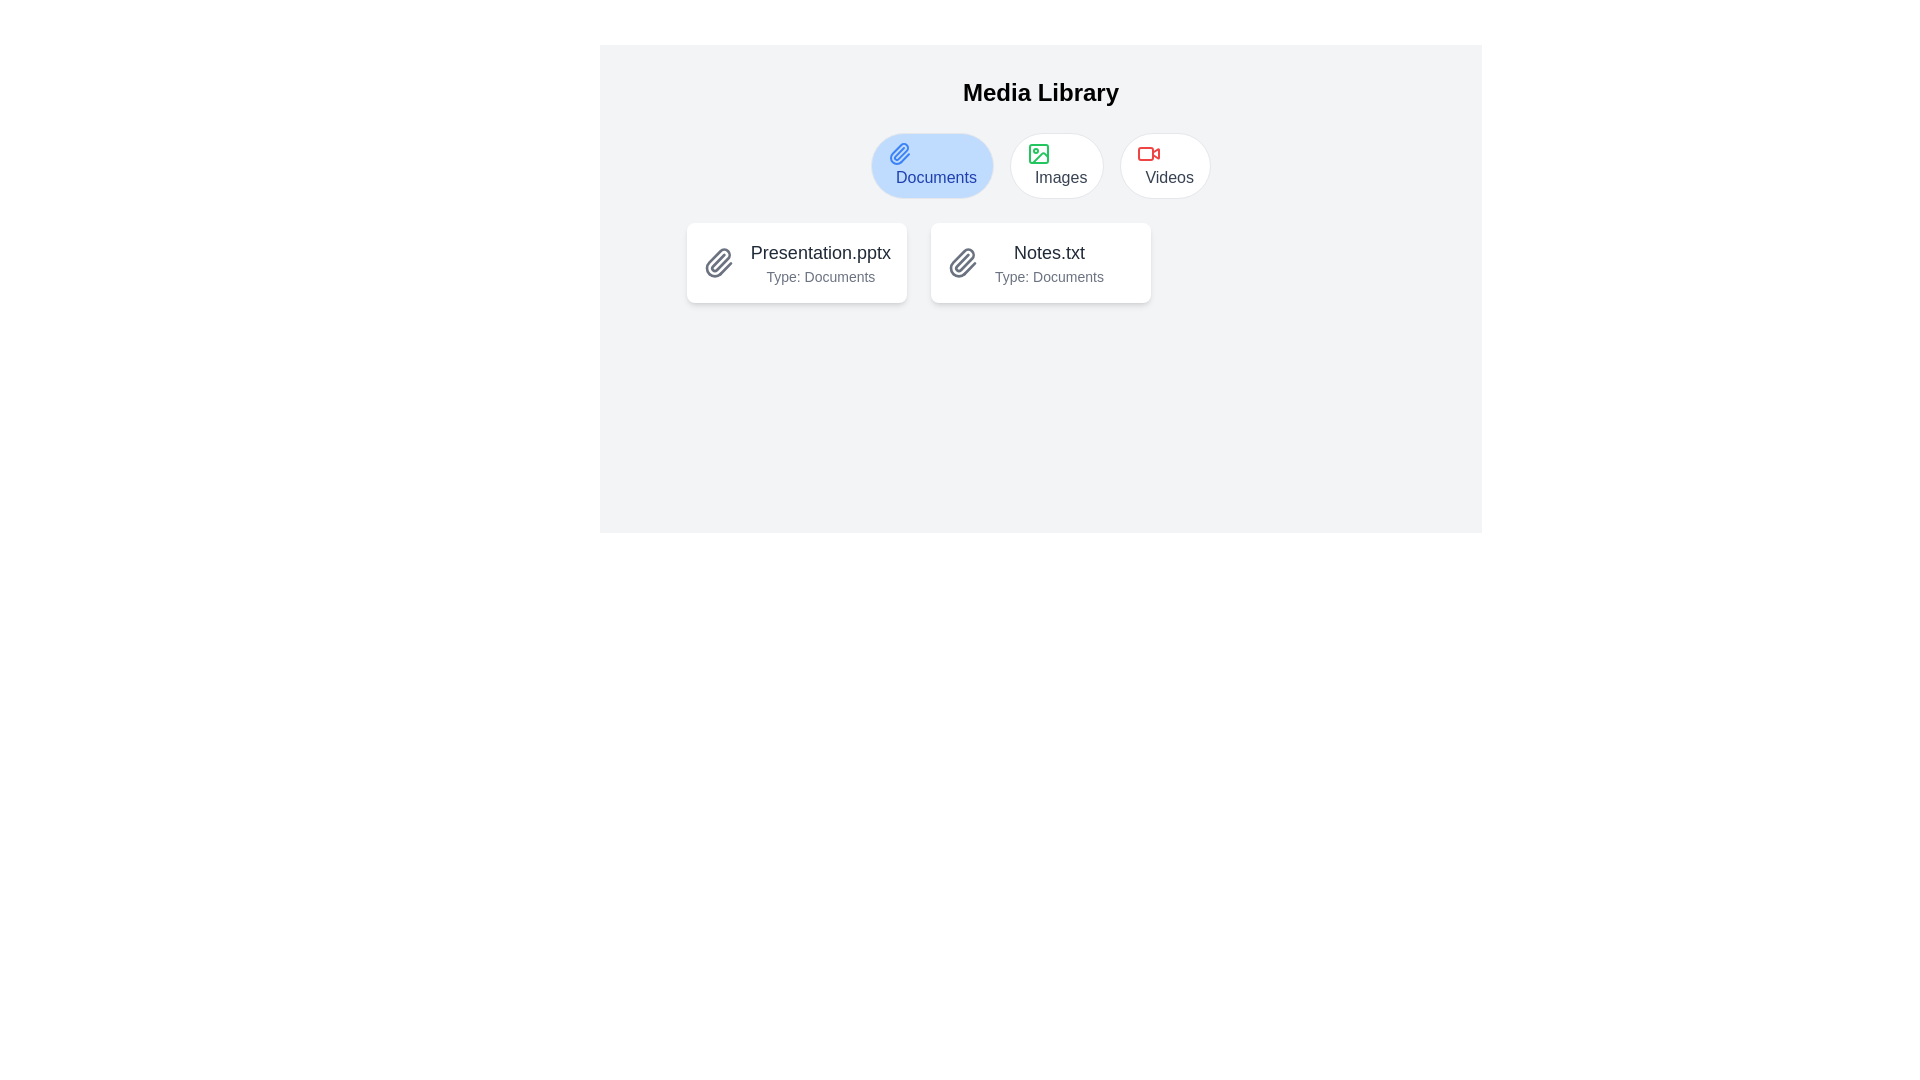 The height and width of the screenshot is (1080, 1920). What do you see at coordinates (1146, 153) in the screenshot?
I see `the 'Videos' button in the Media Library interface, which is represented by a rounded rectangle graphical UI component located on the rightmost side of the button group` at bounding box center [1146, 153].